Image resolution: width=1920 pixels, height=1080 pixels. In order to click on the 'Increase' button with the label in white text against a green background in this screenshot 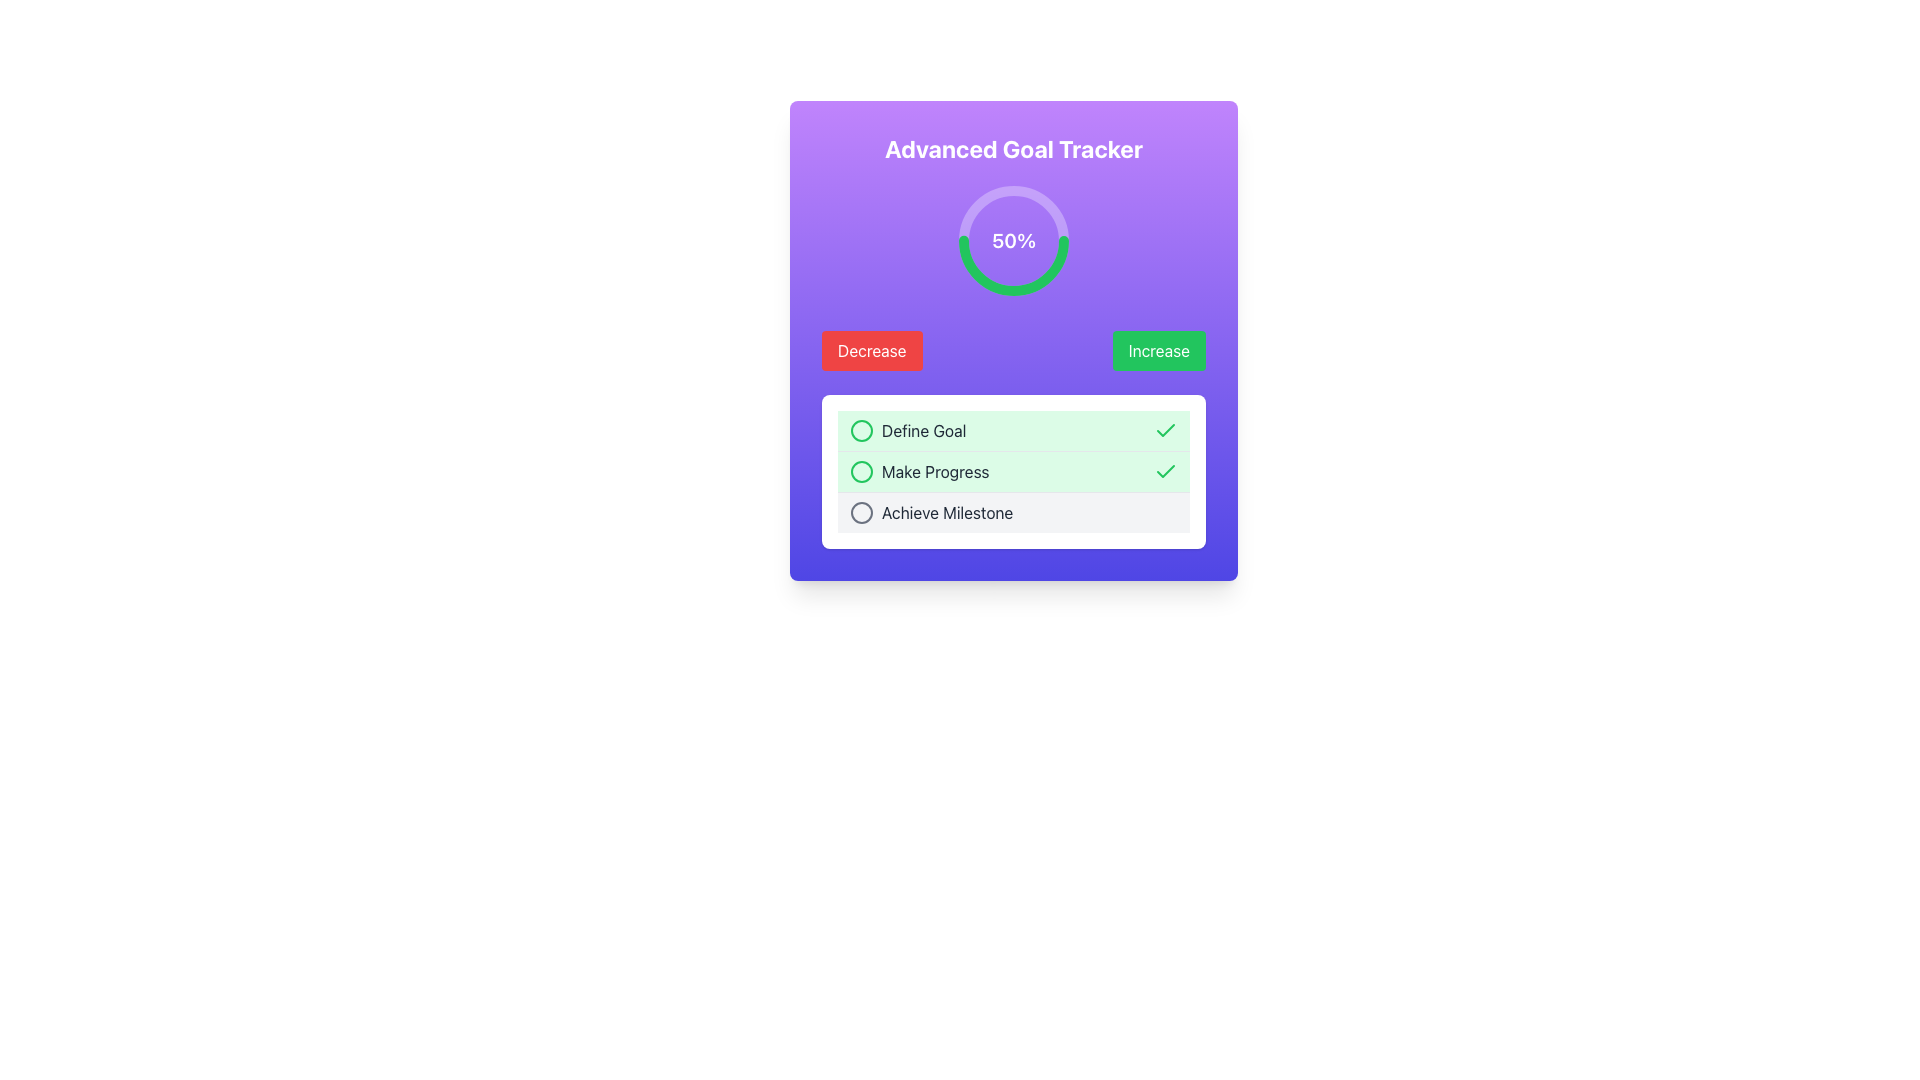, I will do `click(1159, 350)`.